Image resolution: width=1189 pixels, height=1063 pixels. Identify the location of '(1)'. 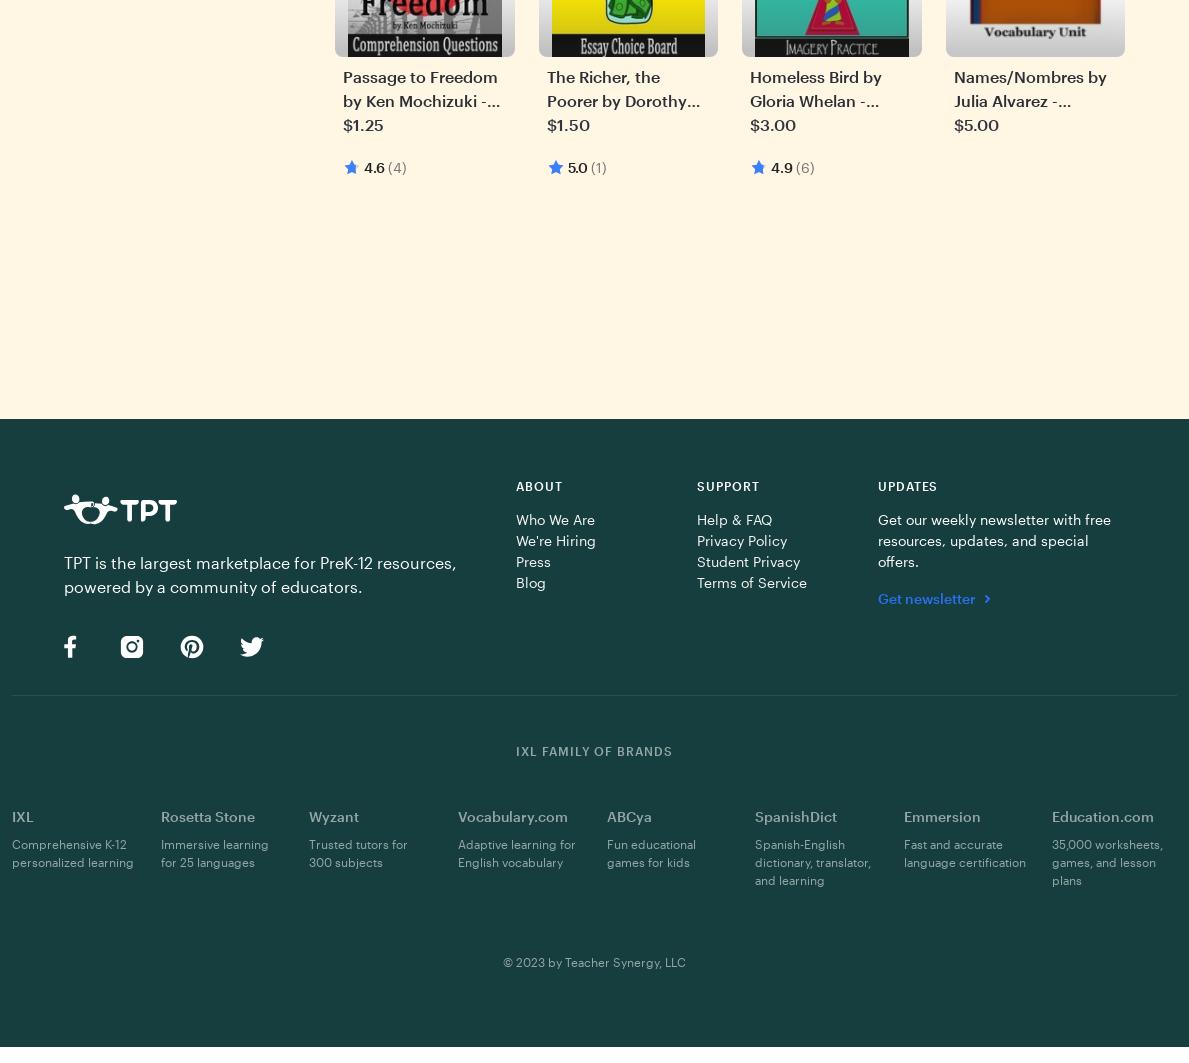
(597, 166).